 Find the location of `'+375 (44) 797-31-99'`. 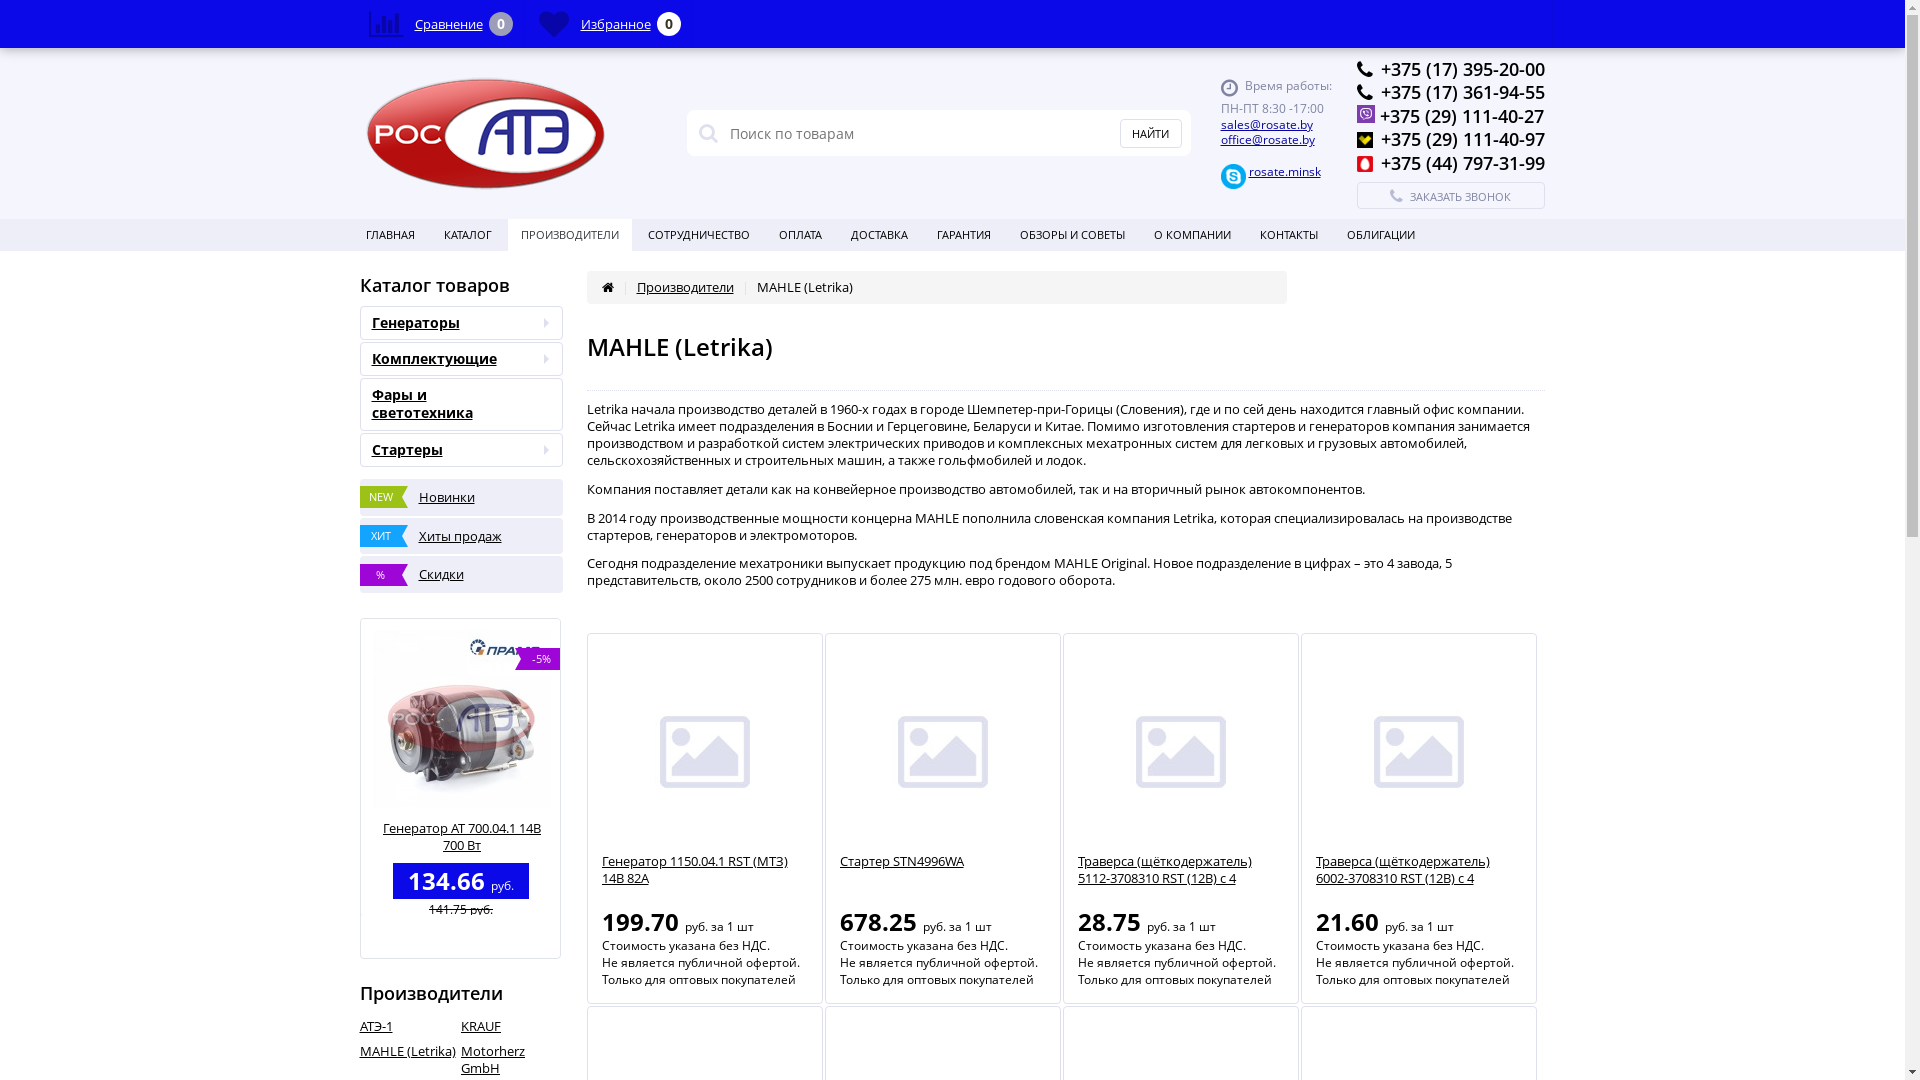

'+375 (44) 797-31-99' is located at coordinates (1462, 161).